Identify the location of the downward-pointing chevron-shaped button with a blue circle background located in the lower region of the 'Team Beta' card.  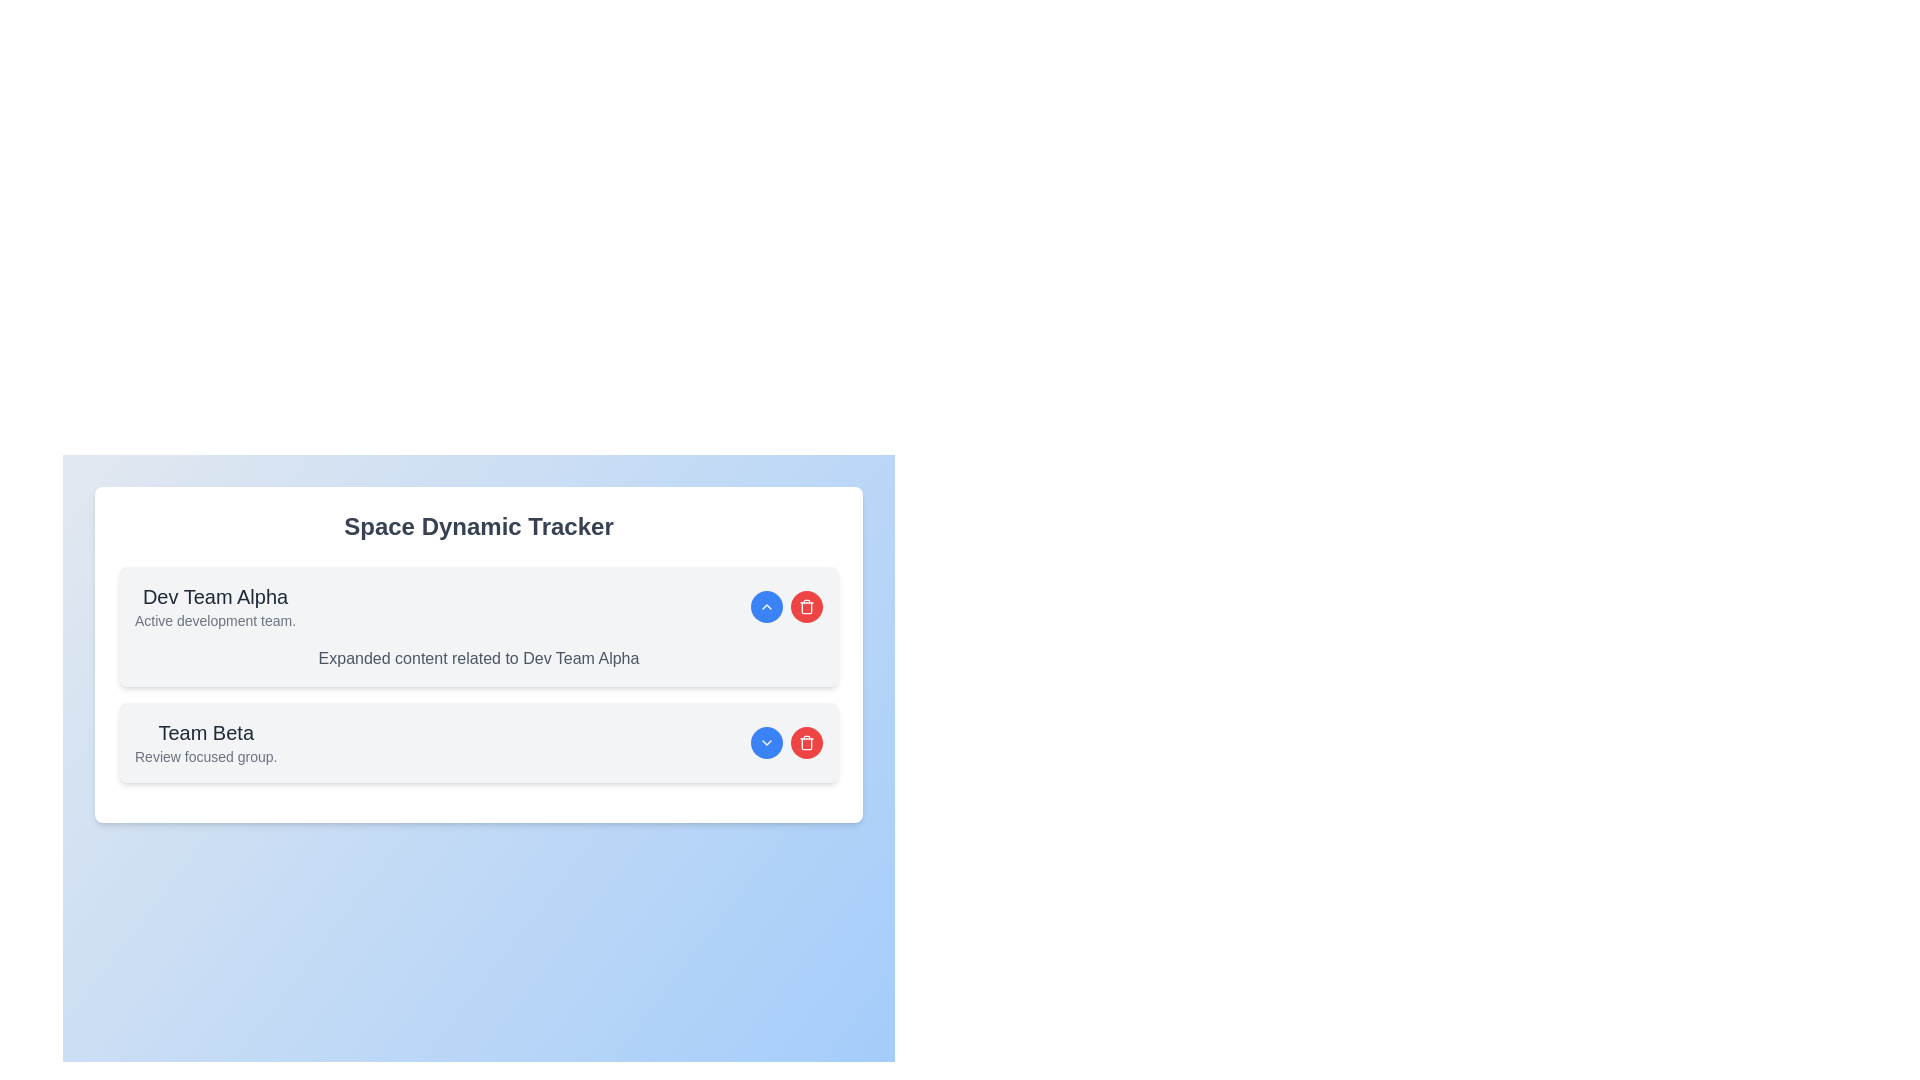
(766, 743).